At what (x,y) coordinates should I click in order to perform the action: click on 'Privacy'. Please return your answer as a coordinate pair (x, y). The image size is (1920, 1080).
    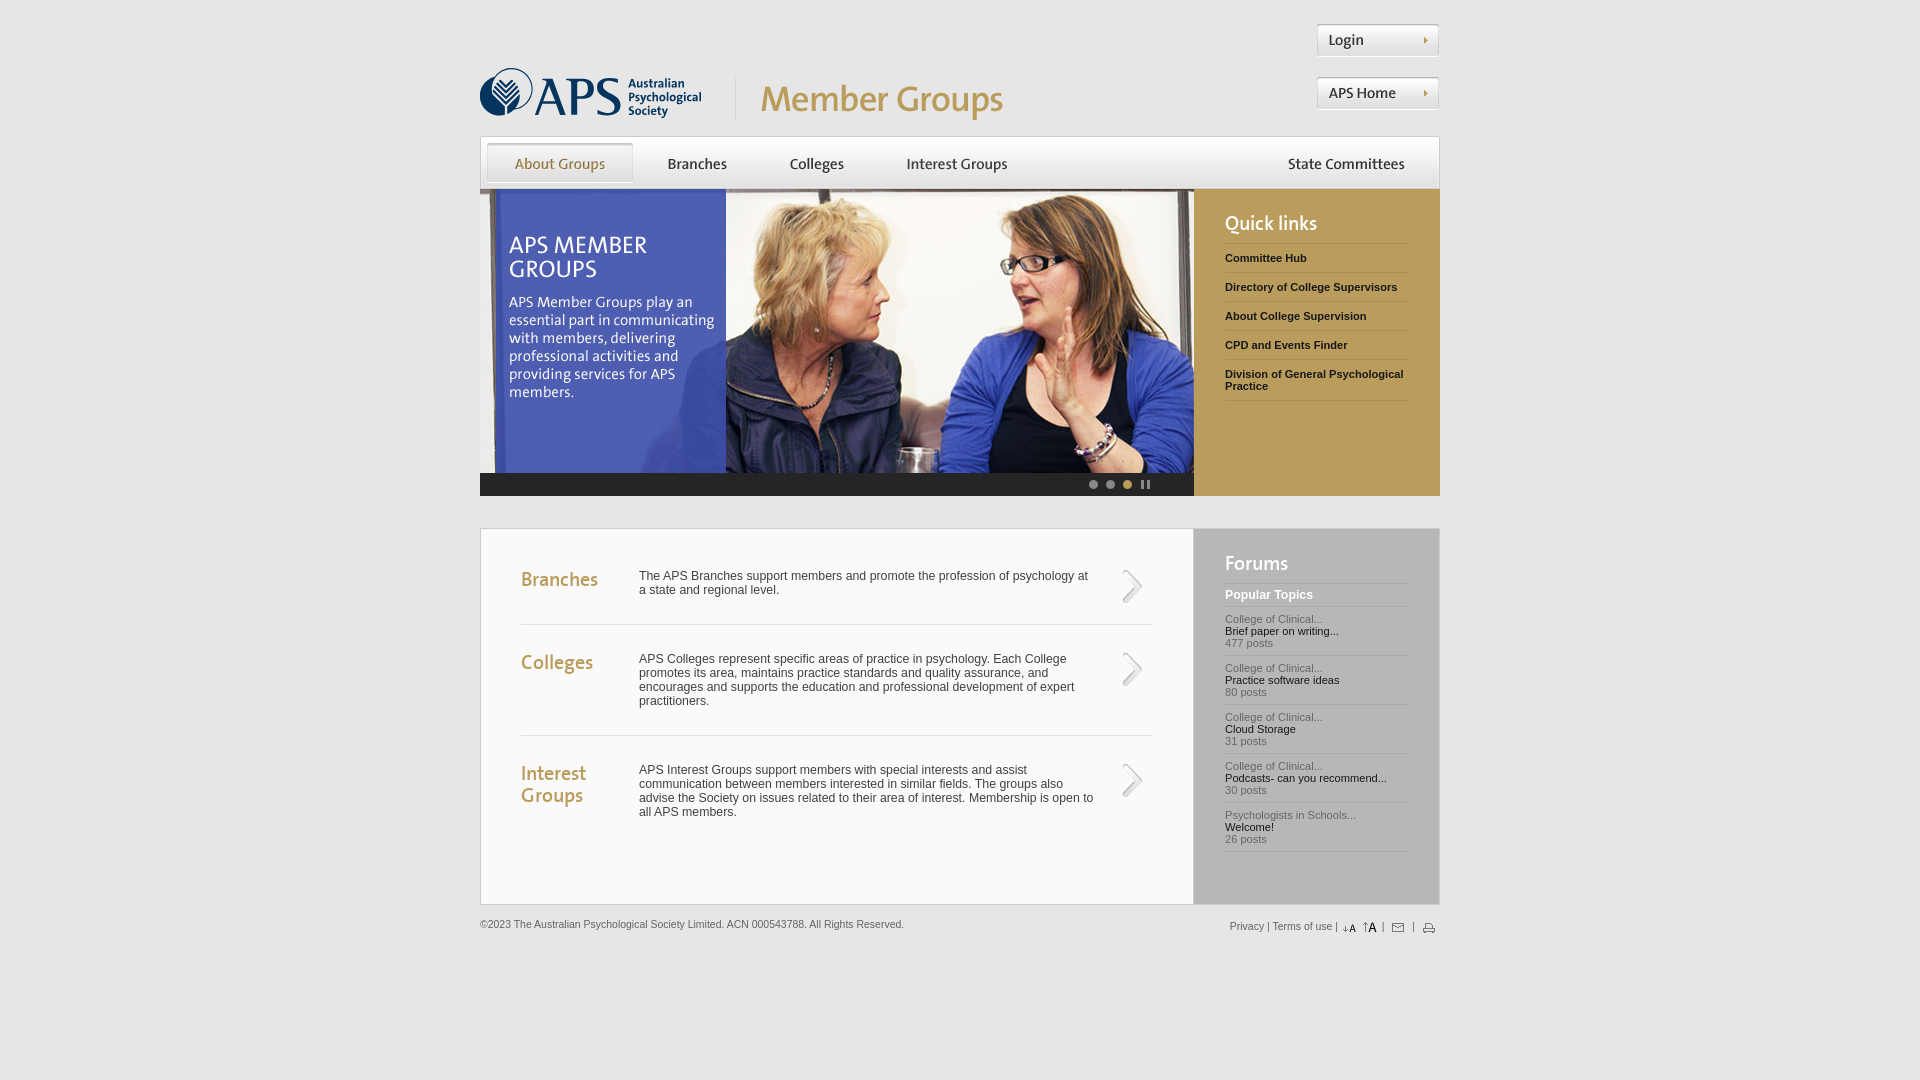
    Looking at the image, I should click on (1246, 926).